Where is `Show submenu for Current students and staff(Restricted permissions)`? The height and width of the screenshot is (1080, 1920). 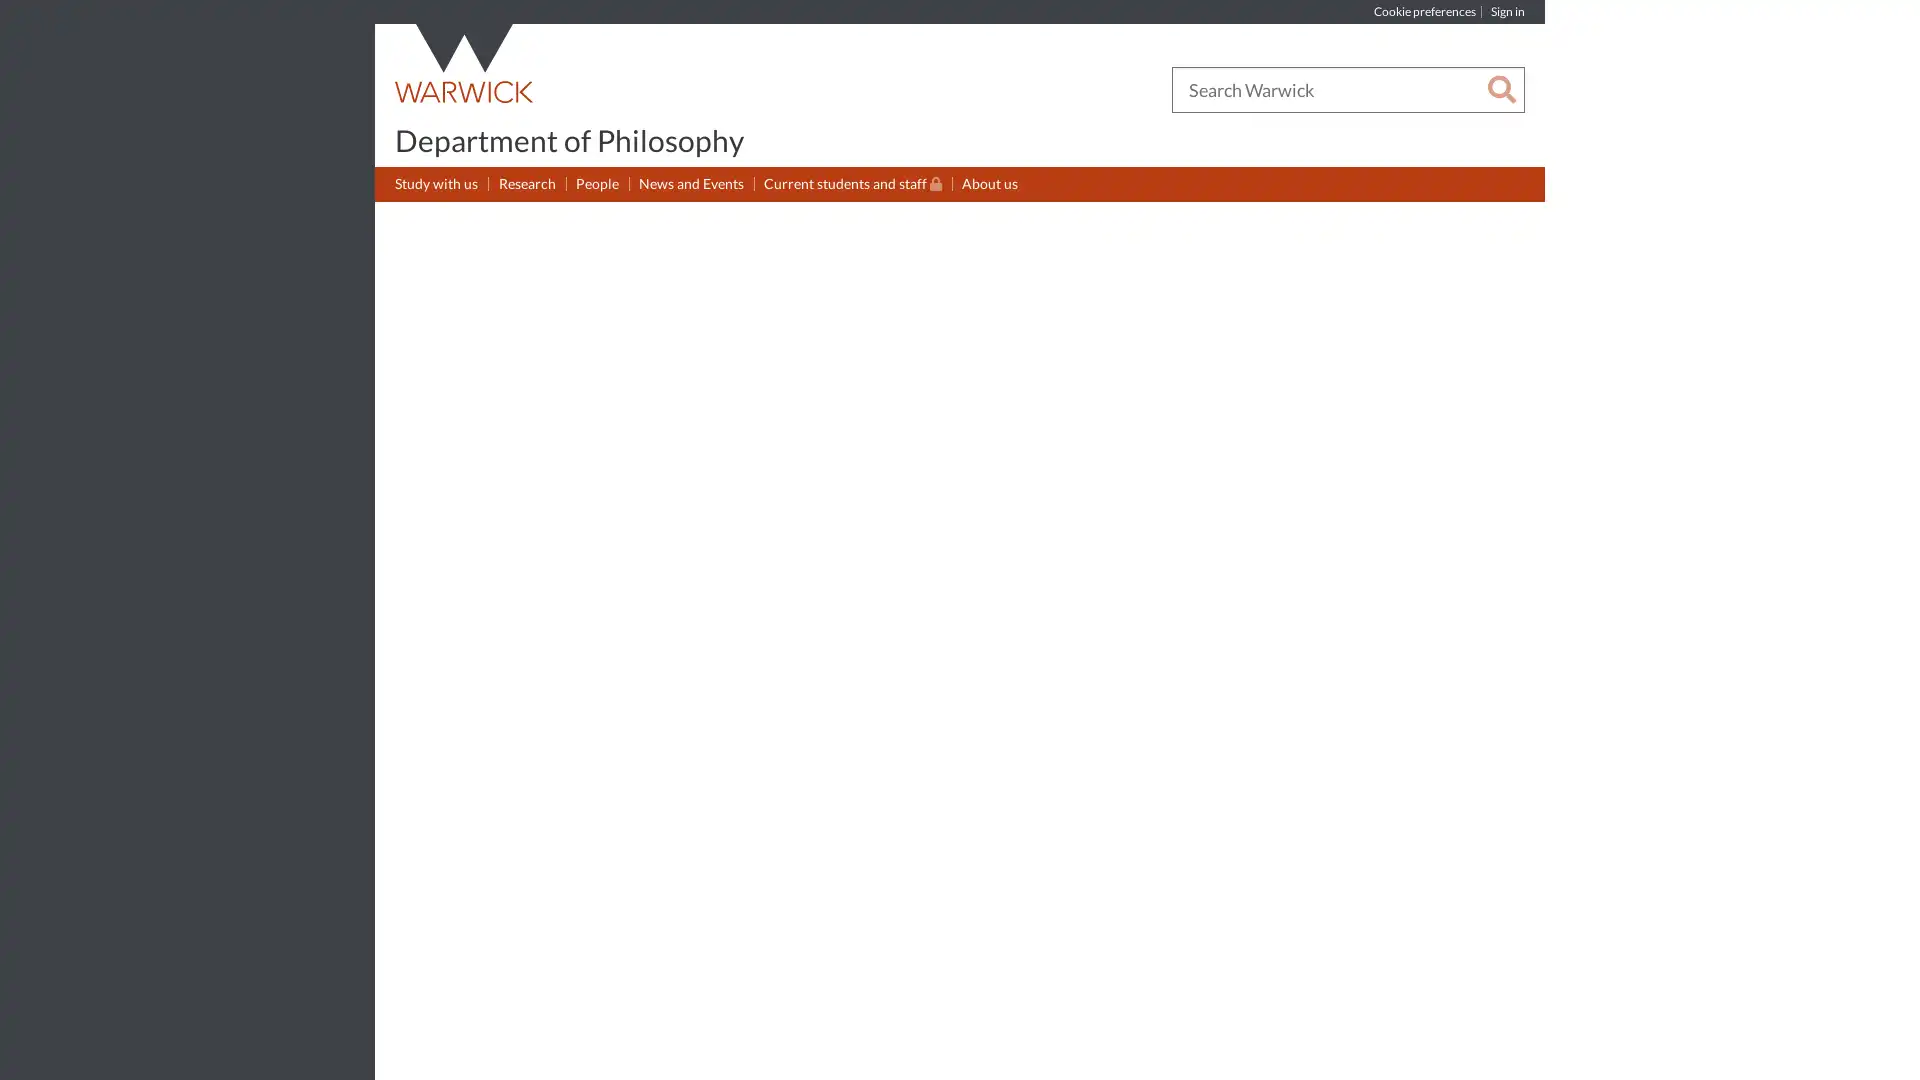 Show submenu for Current students and staff(Restricted permissions) is located at coordinates (767, 172).